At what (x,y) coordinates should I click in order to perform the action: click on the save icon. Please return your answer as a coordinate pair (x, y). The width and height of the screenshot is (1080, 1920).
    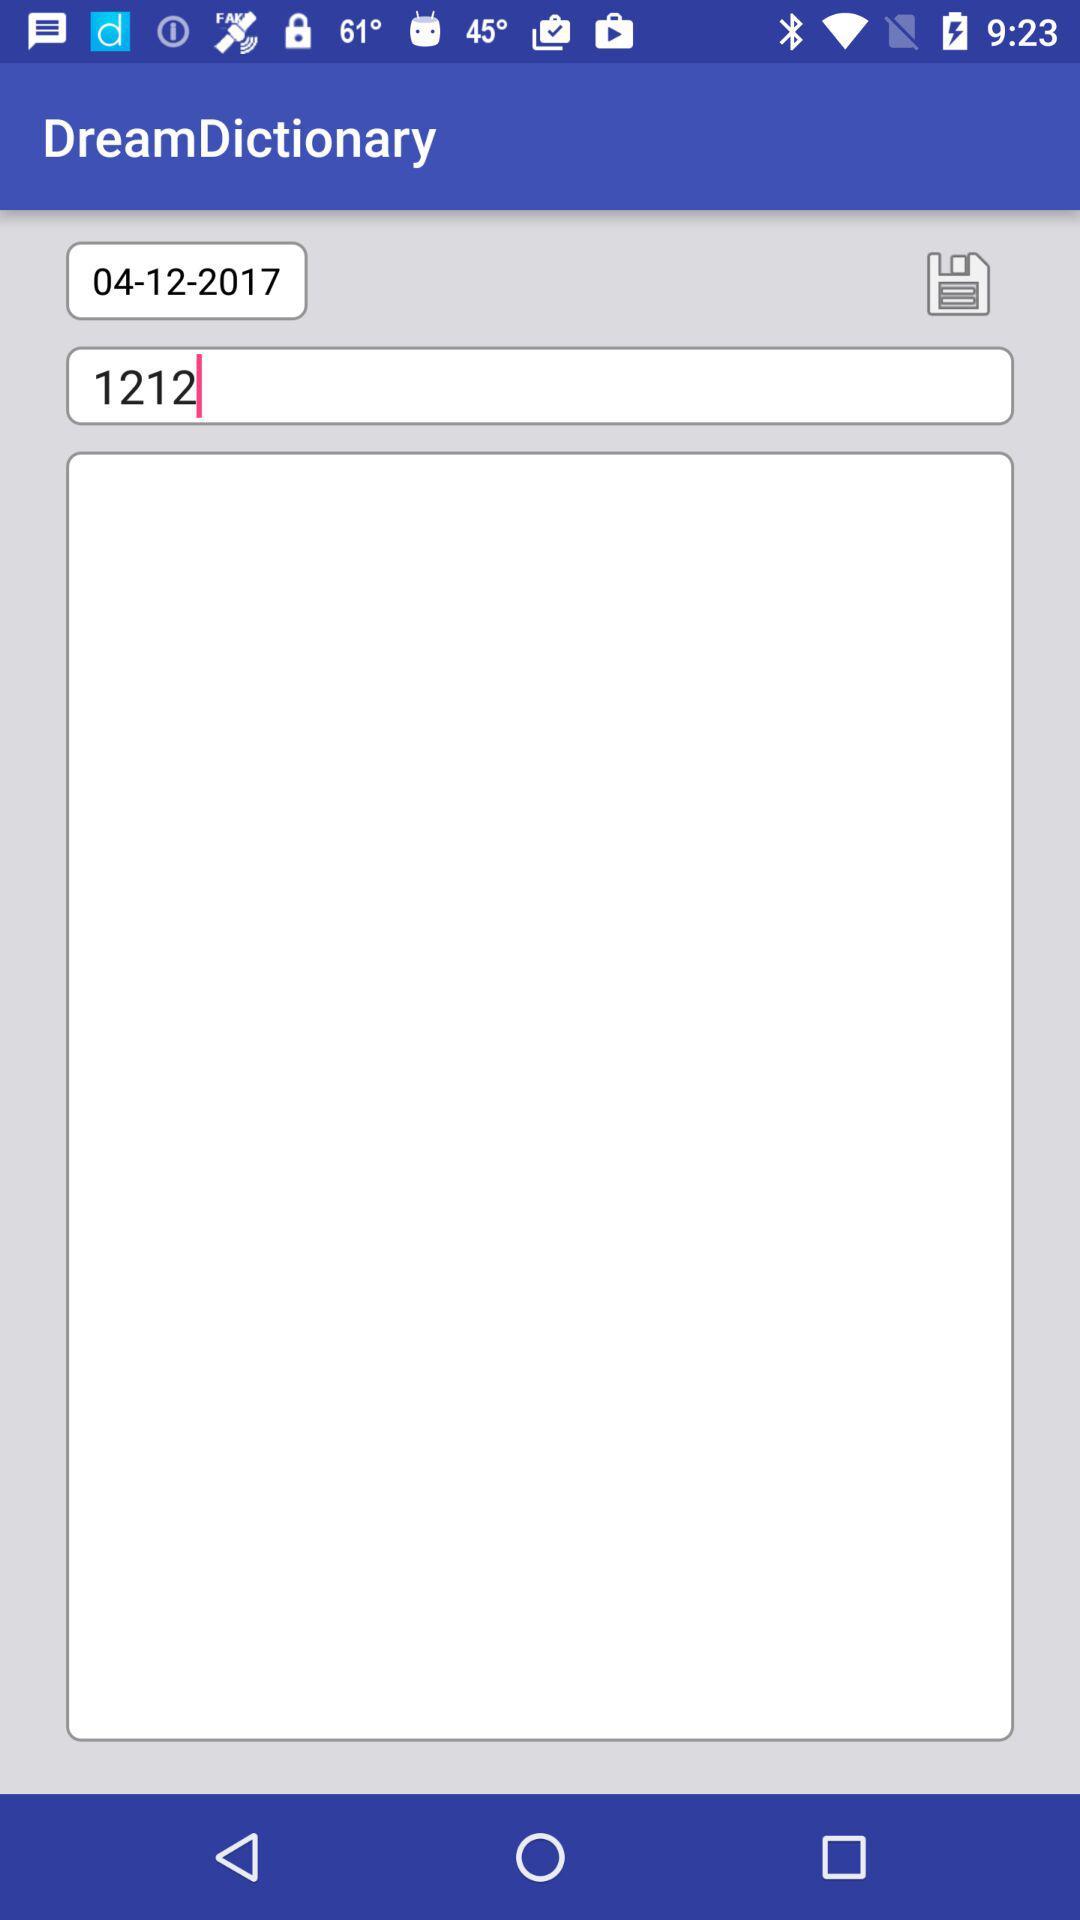
    Looking at the image, I should click on (957, 282).